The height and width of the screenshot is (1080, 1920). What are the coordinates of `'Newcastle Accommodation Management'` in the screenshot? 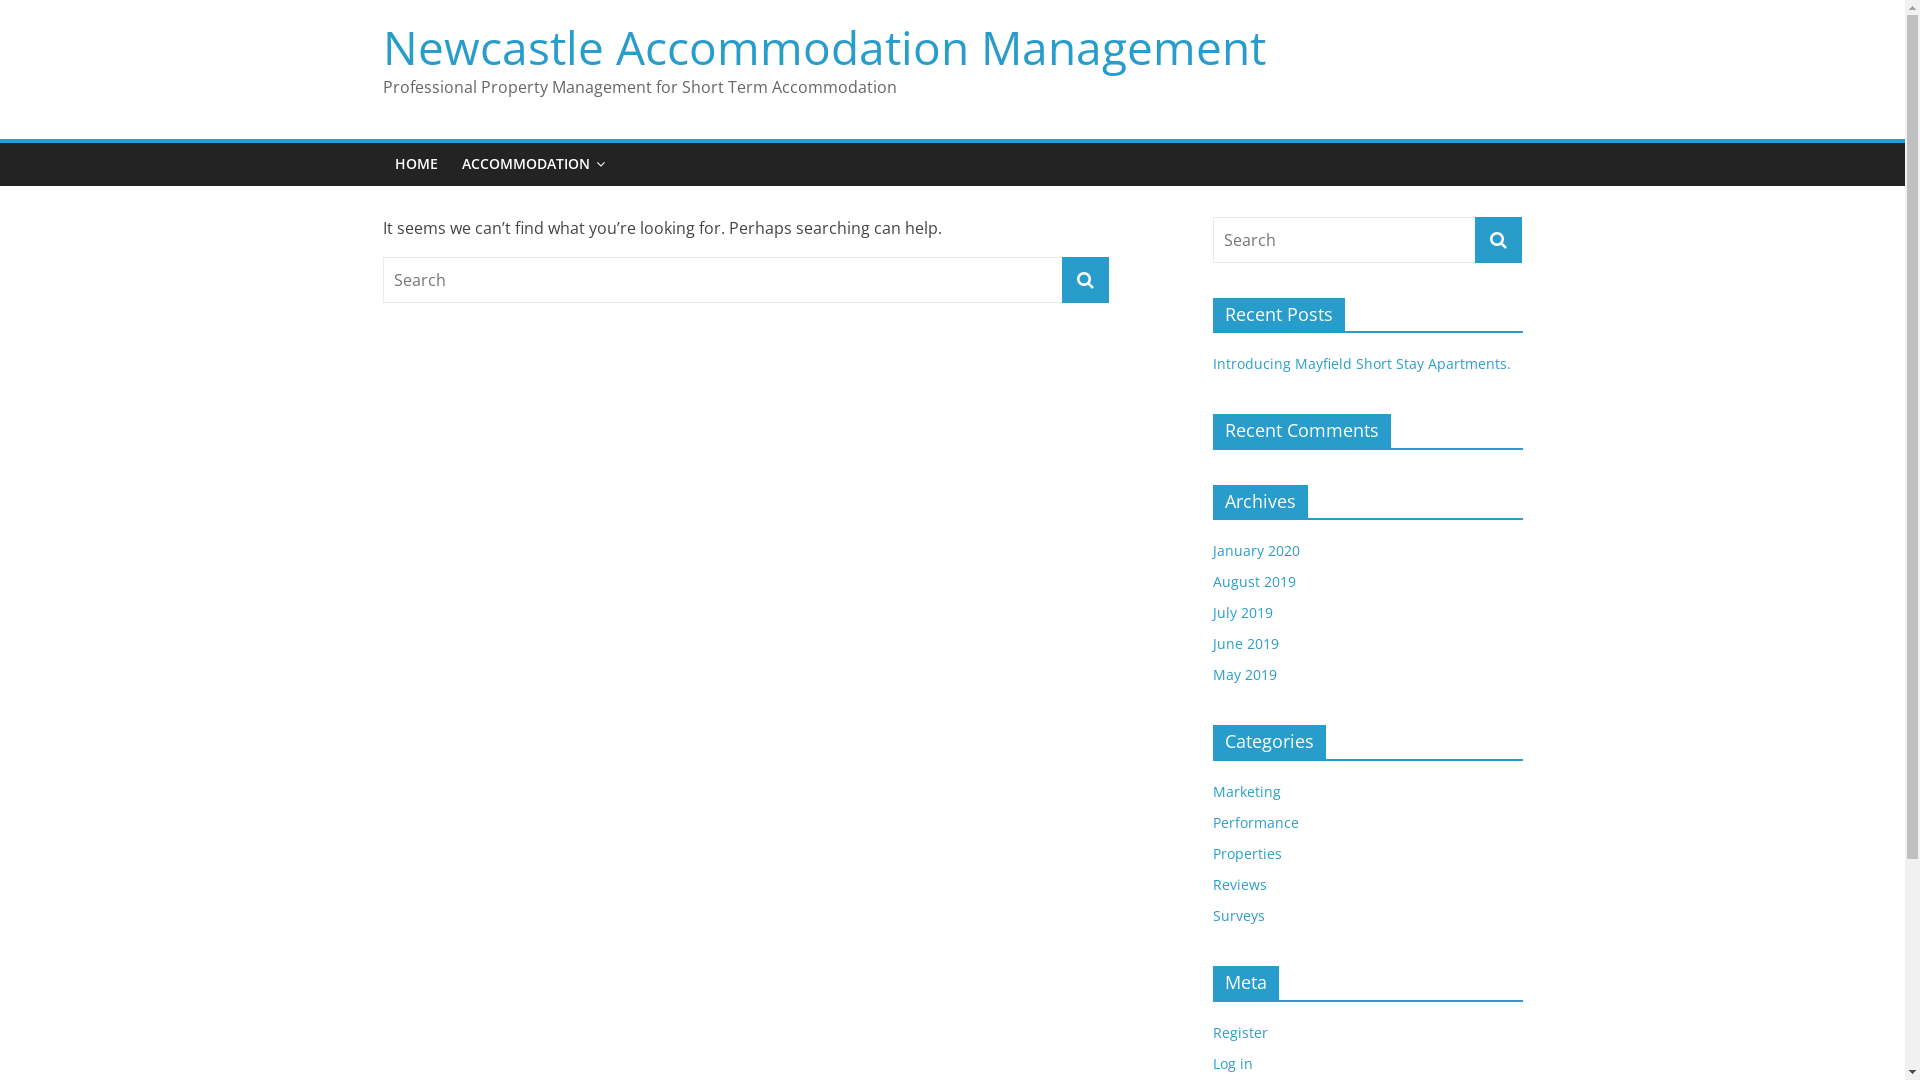 It's located at (382, 45).